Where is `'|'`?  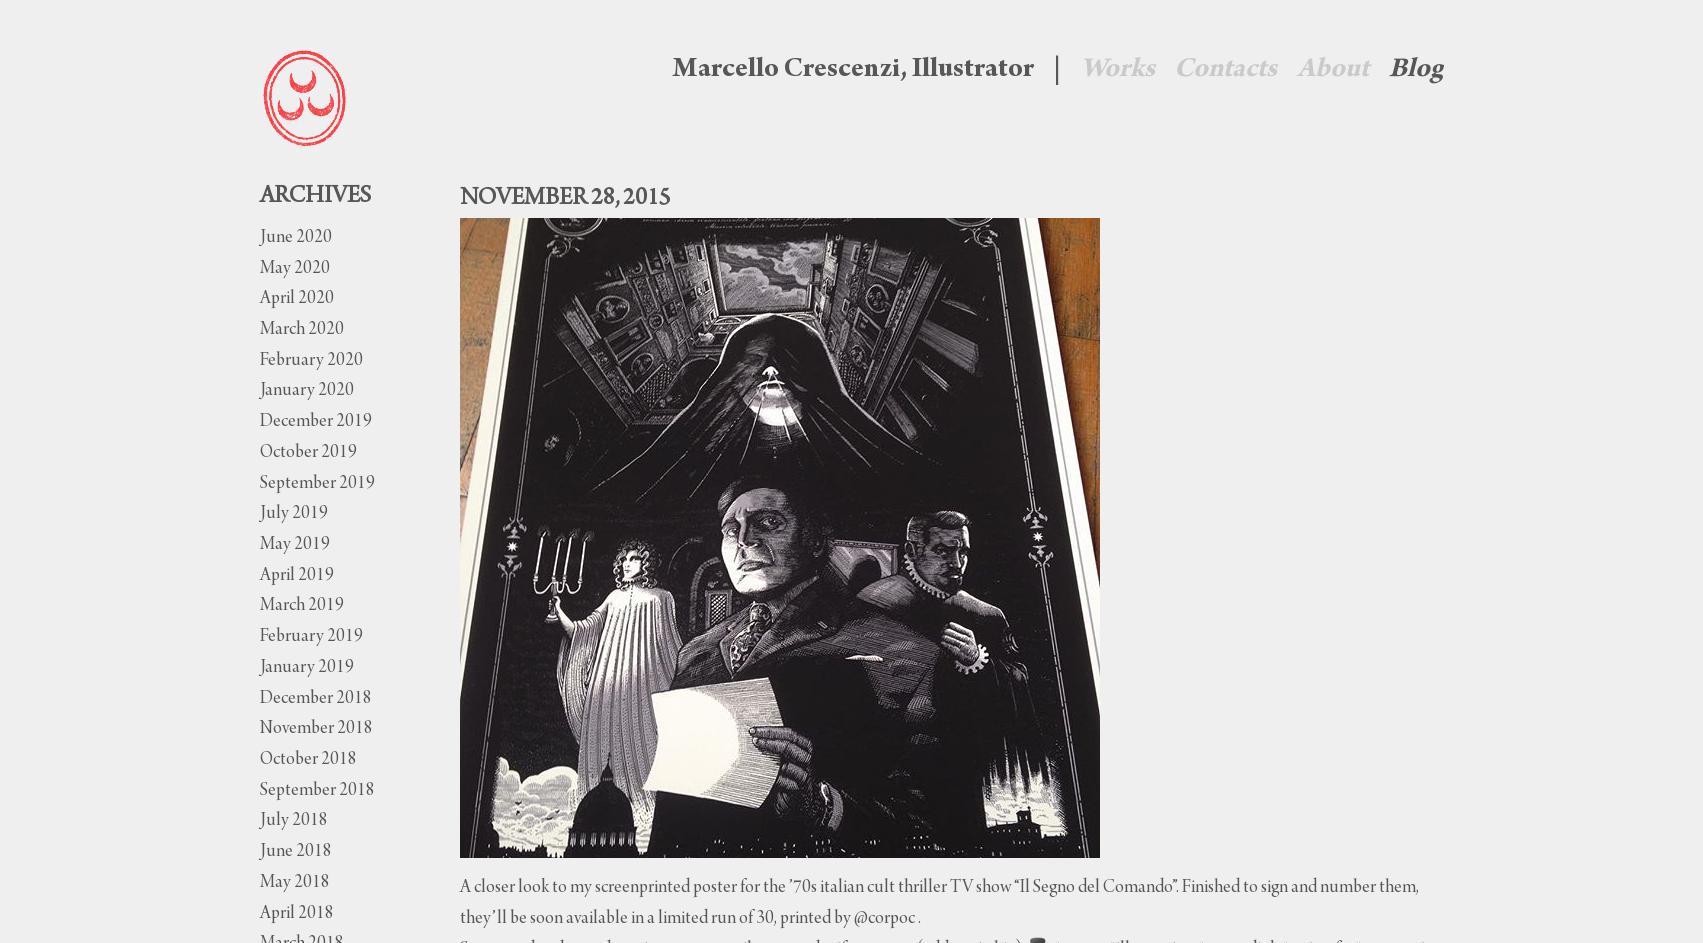 '|' is located at coordinates (1052, 69).